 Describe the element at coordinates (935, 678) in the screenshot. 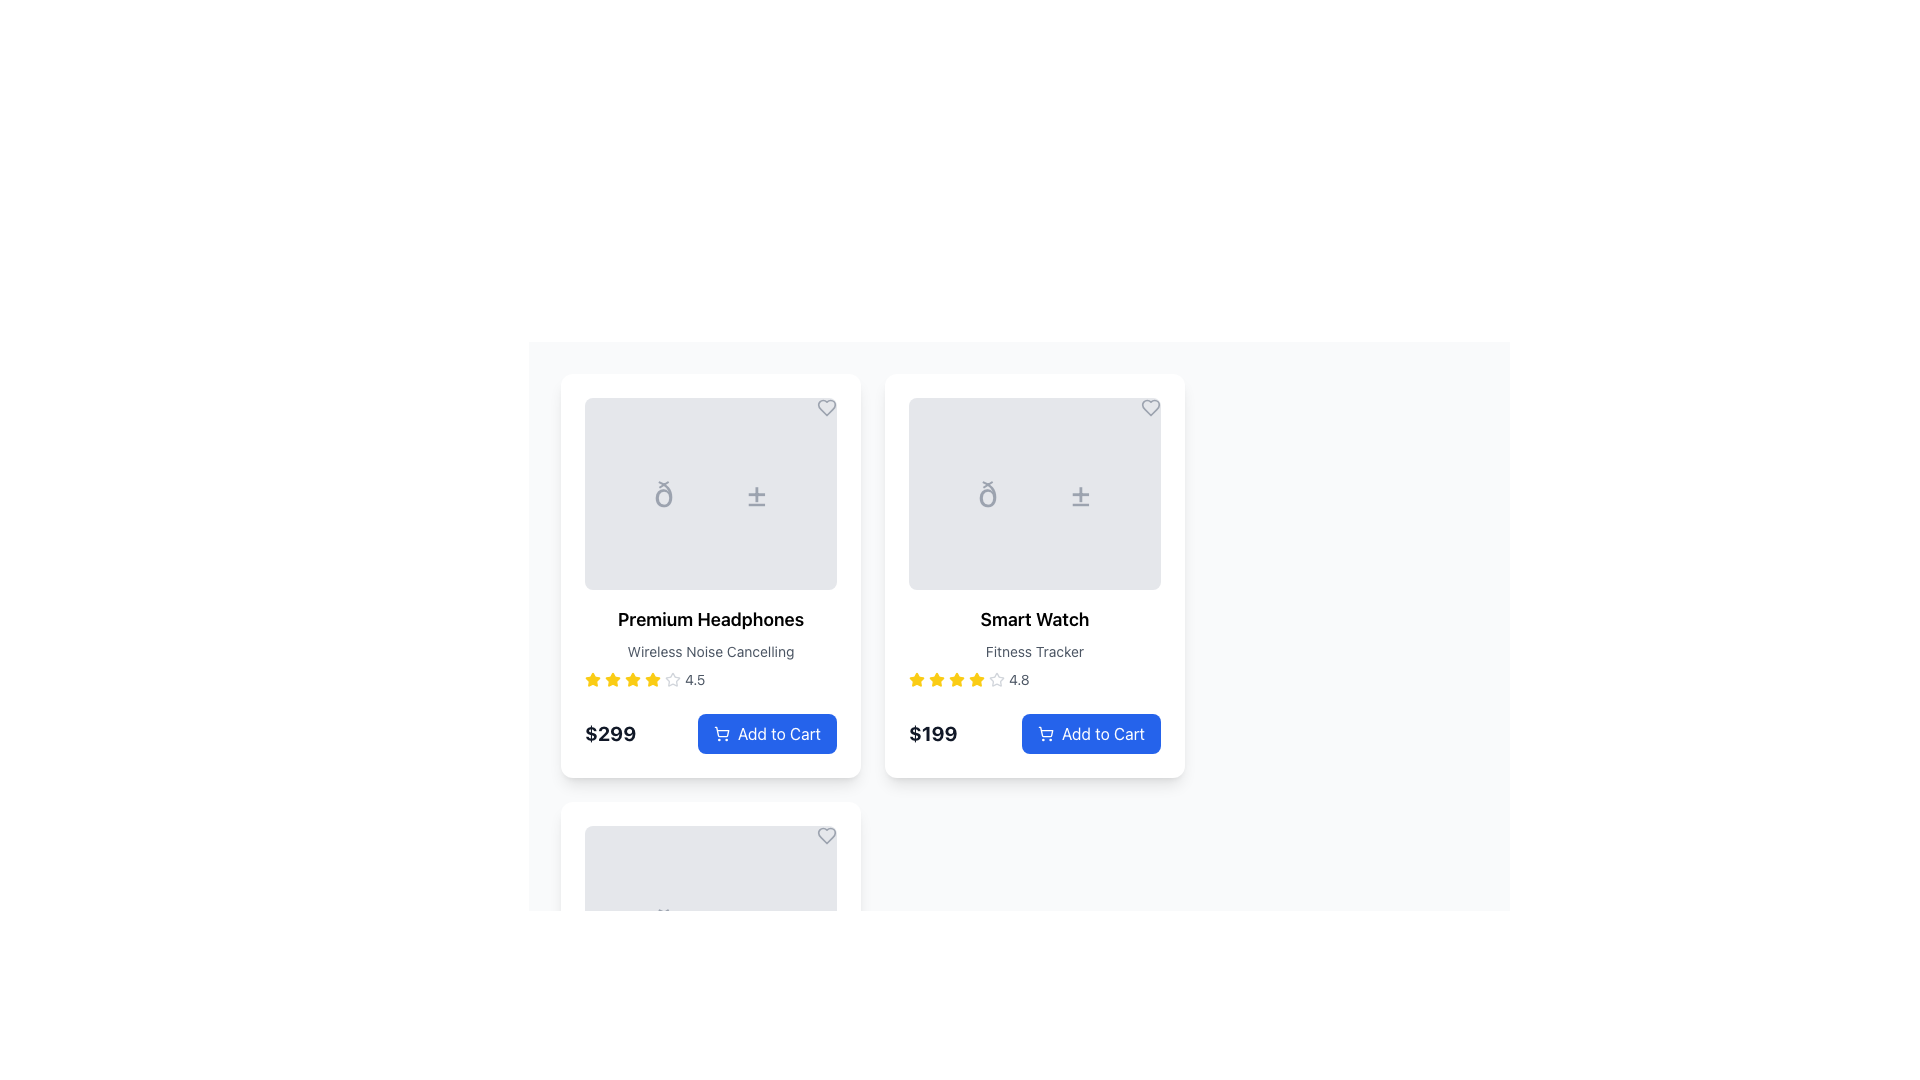

I see `the second rating star icon for the product 'Smart Watch', located under its product name` at that location.